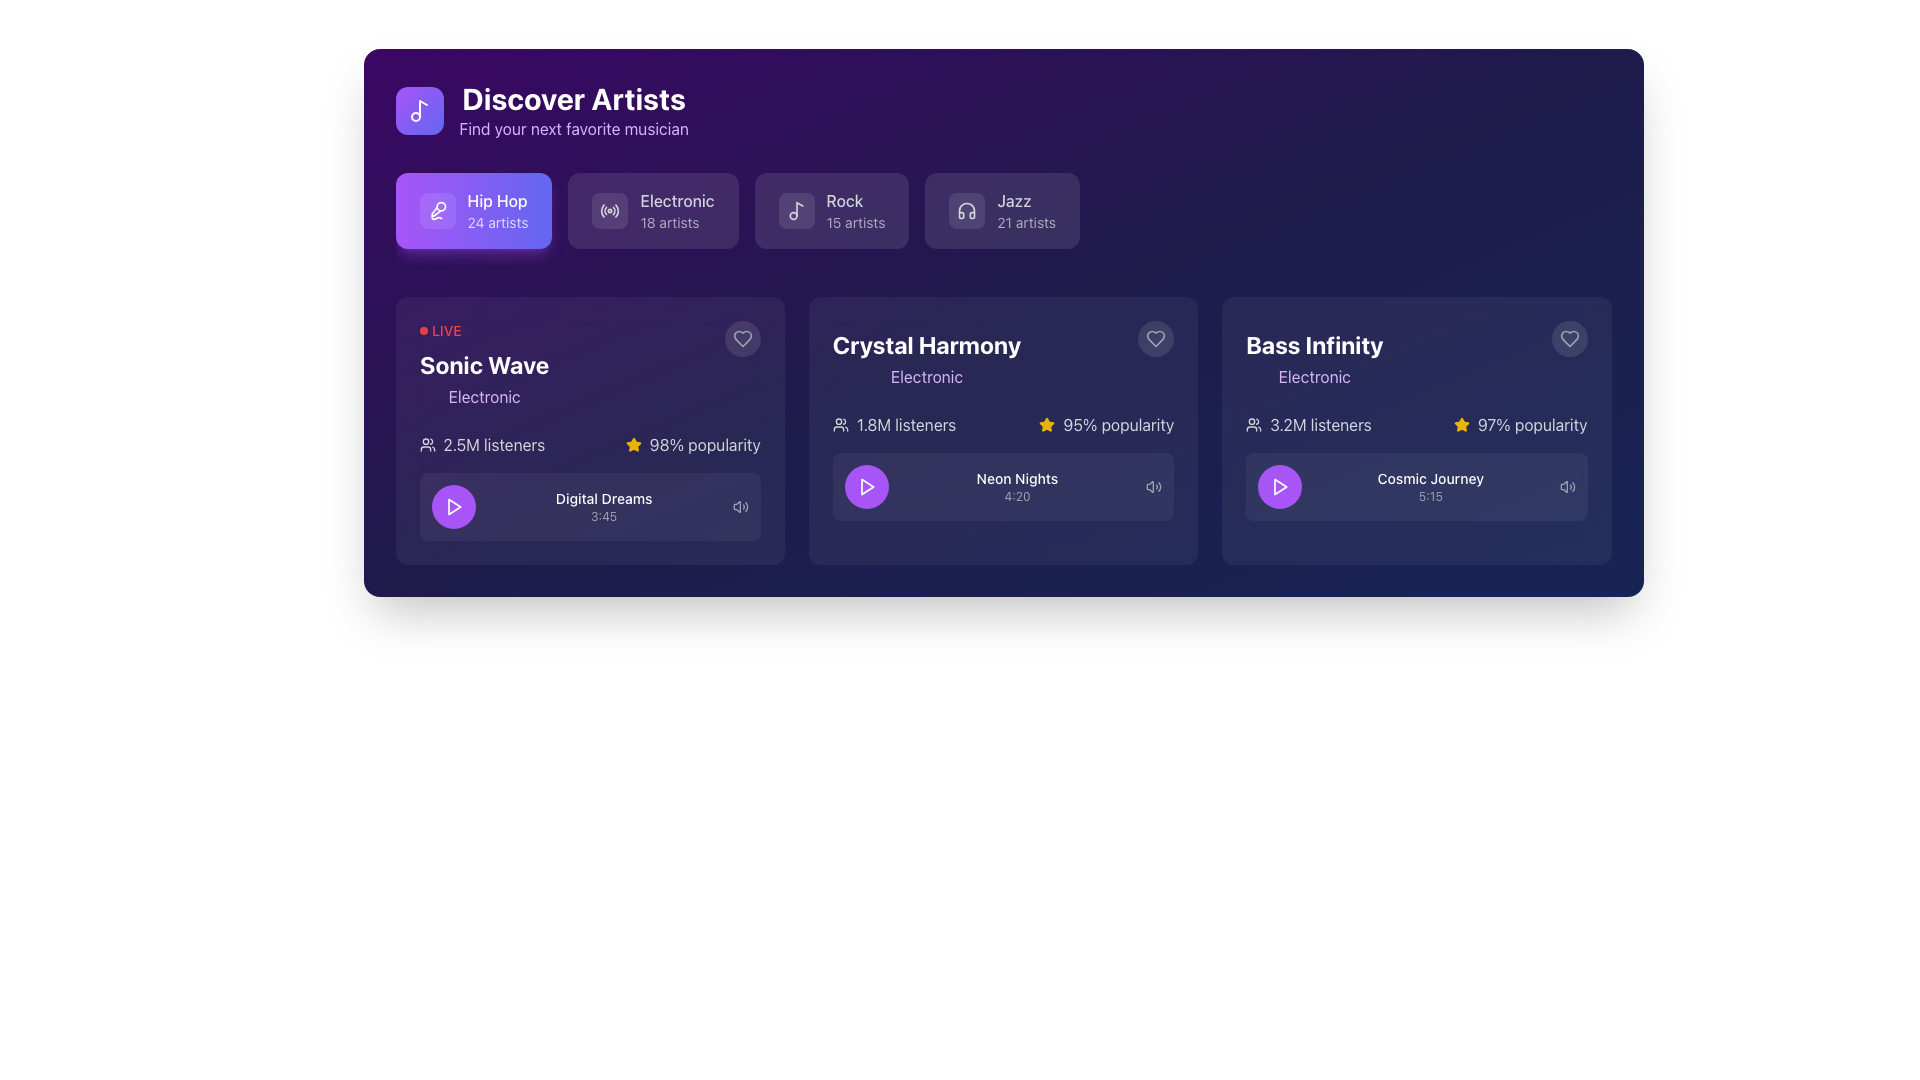  What do you see at coordinates (677, 211) in the screenshot?
I see `the 'Electronic' music genre label, which displays '18 artists', located in the middle section of a row of genre categories under the 'Discover Artists' header` at bounding box center [677, 211].